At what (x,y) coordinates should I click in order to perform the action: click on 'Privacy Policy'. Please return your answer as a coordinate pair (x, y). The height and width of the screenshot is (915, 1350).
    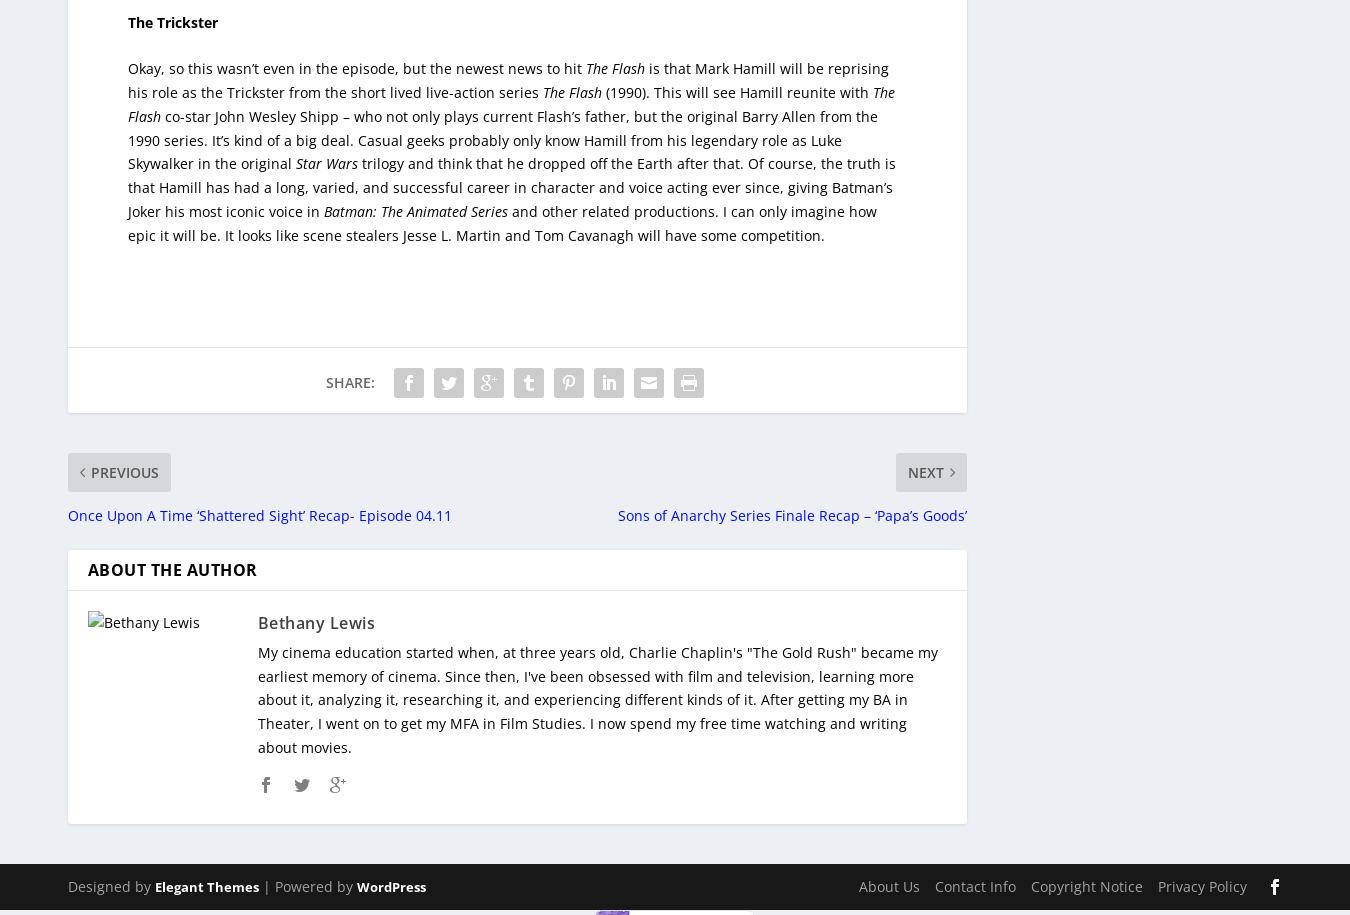
    Looking at the image, I should click on (1155, 871).